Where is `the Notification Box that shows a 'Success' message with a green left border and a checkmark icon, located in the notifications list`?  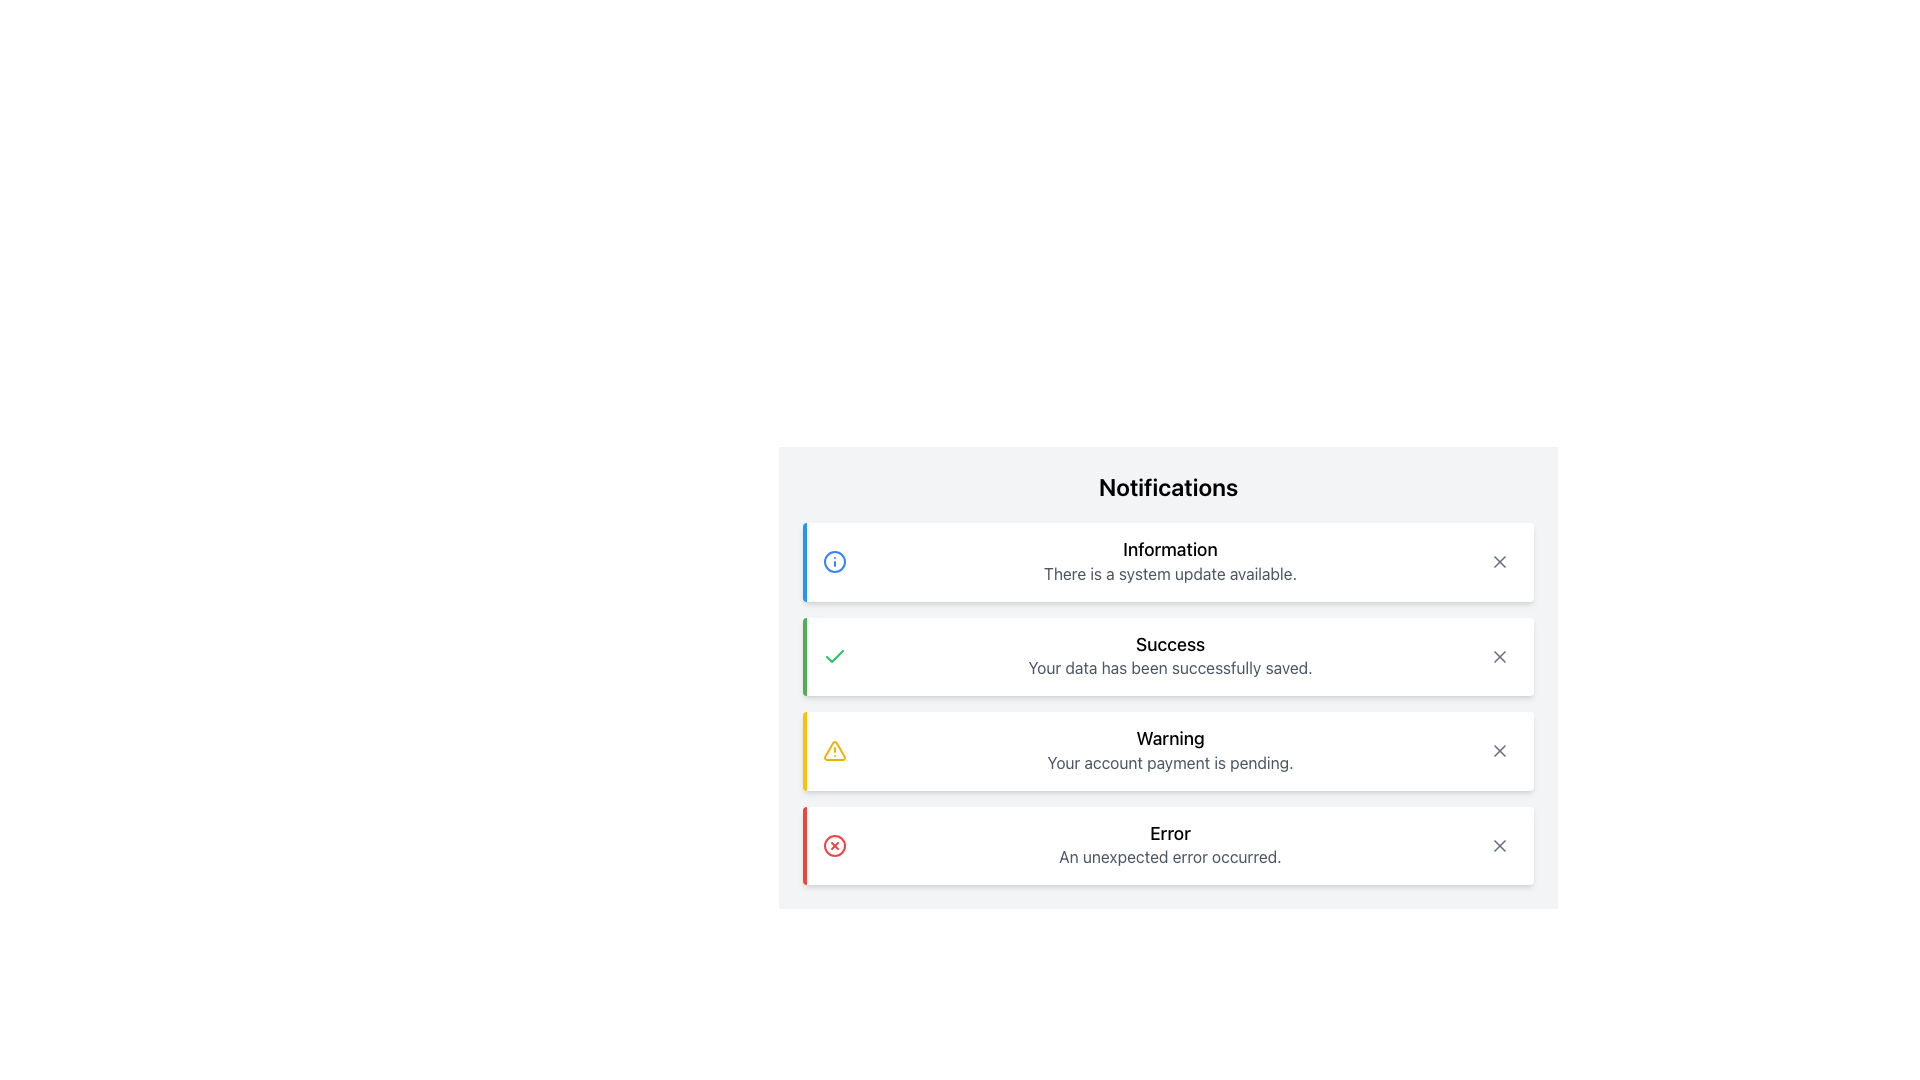 the Notification Box that shows a 'Success' message with a green left border and a checkmark icon, located in the notifications list is located at coordinates (1168, 656).